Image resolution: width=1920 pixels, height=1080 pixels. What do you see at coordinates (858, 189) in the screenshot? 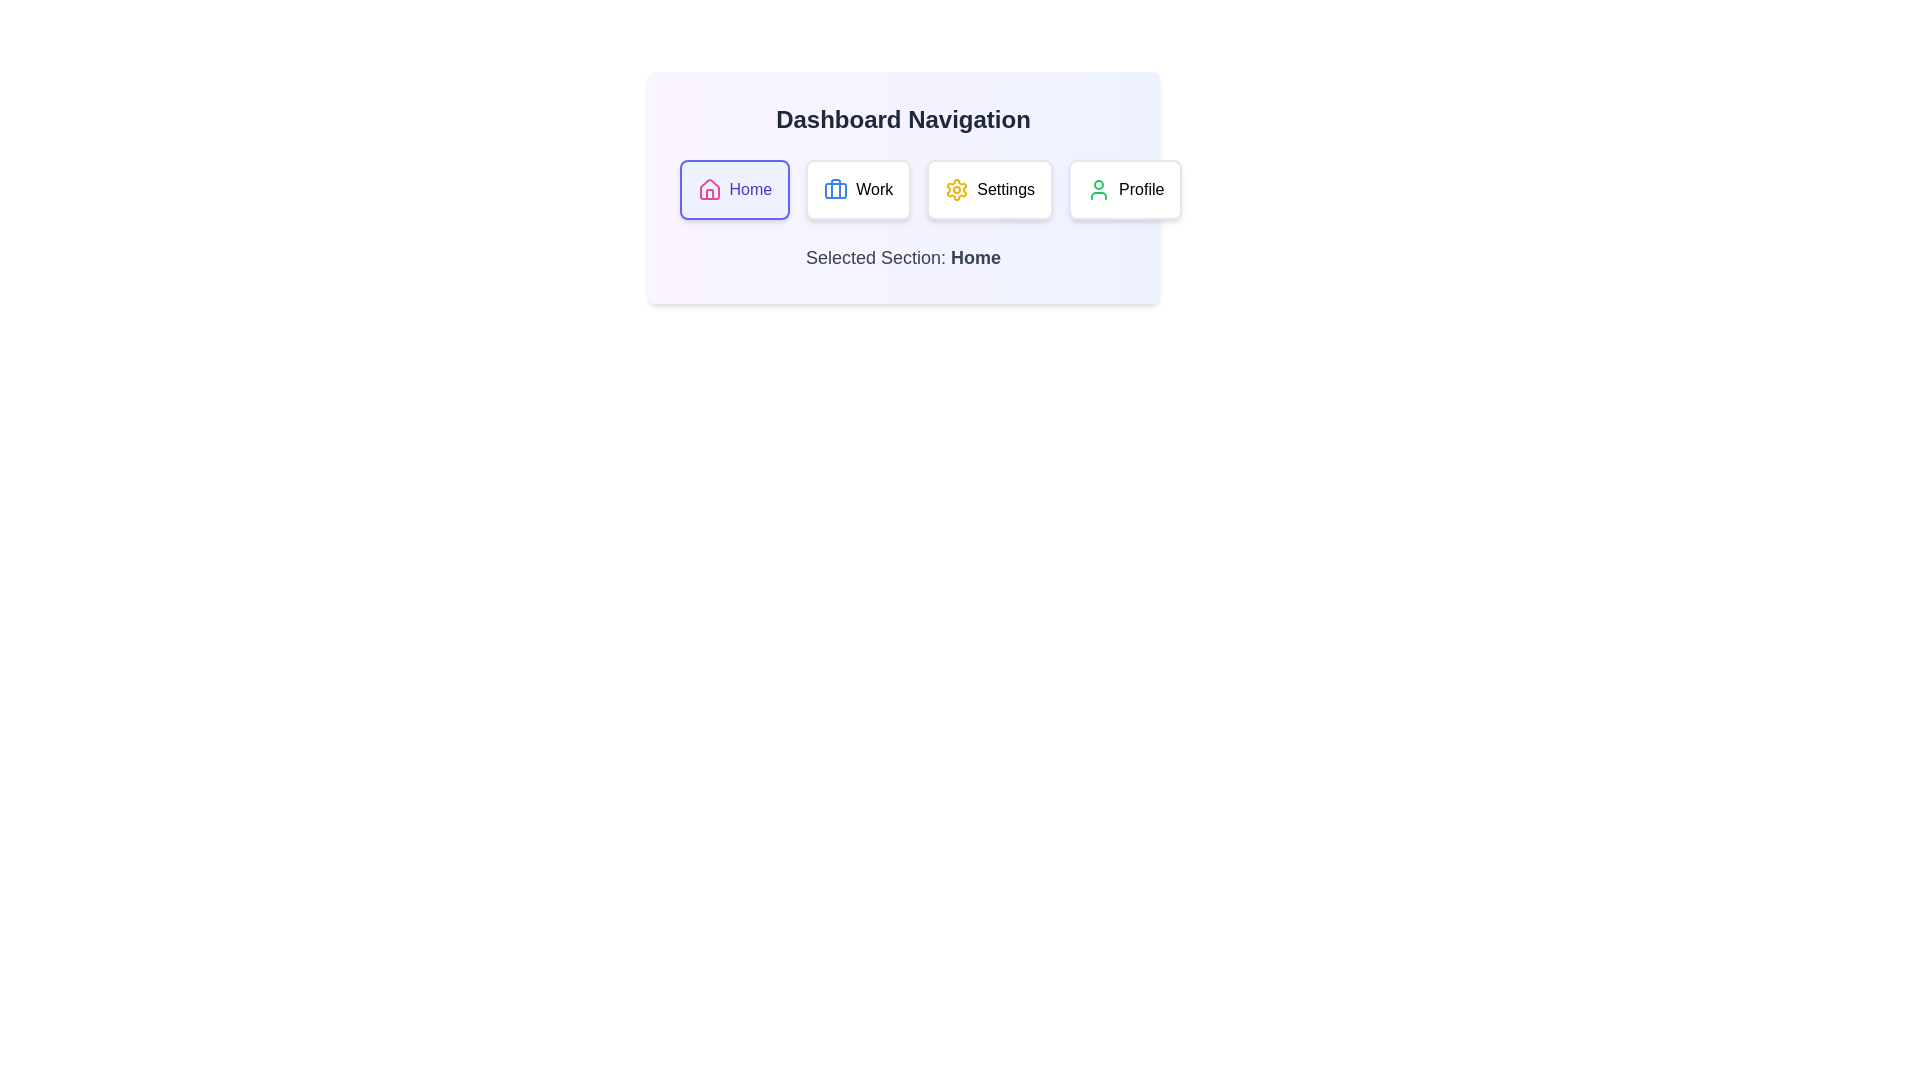
I see `the navigation button that switches the application's view to the 'Work' section, positioned between 'Home' and 'Settings'` at bounding box center [858, 189].